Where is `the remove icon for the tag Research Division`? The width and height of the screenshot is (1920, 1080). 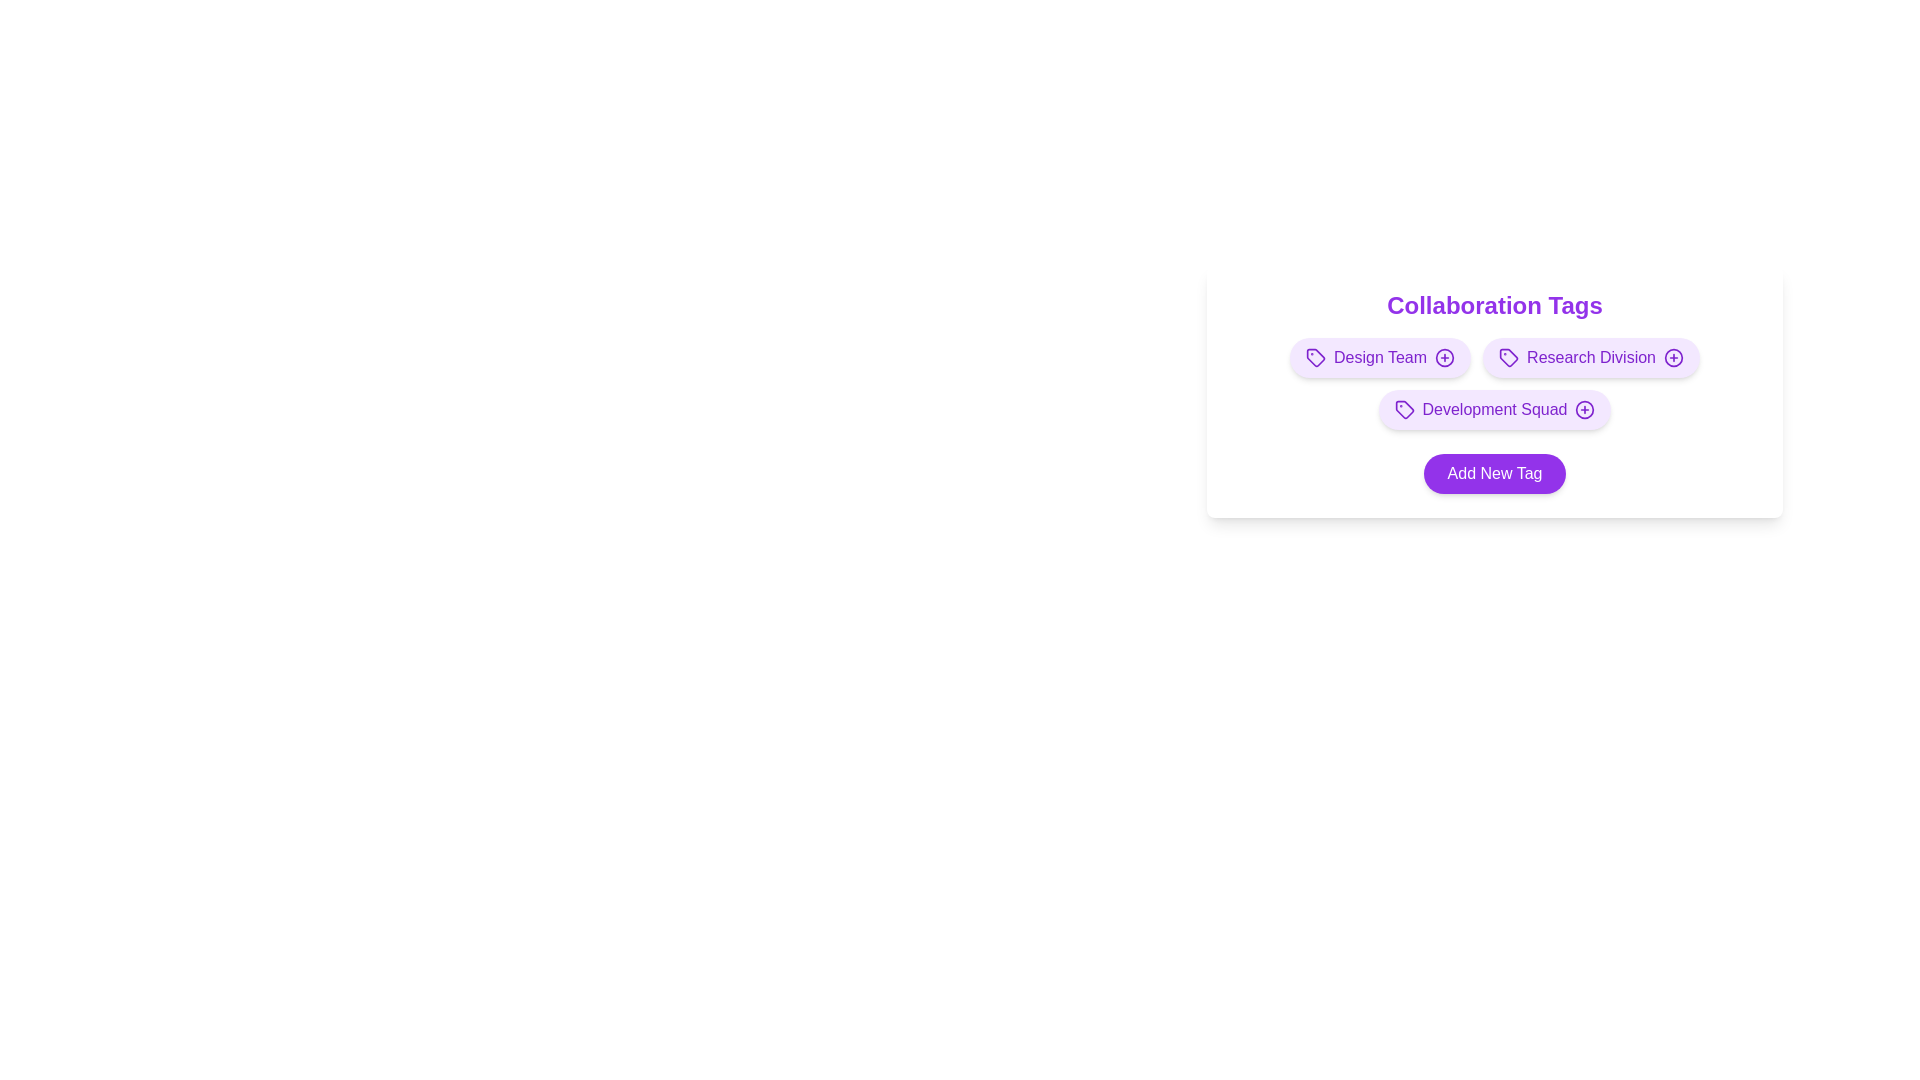 the remove icon for the tag Research Division is located at coordinates (1674, 357).